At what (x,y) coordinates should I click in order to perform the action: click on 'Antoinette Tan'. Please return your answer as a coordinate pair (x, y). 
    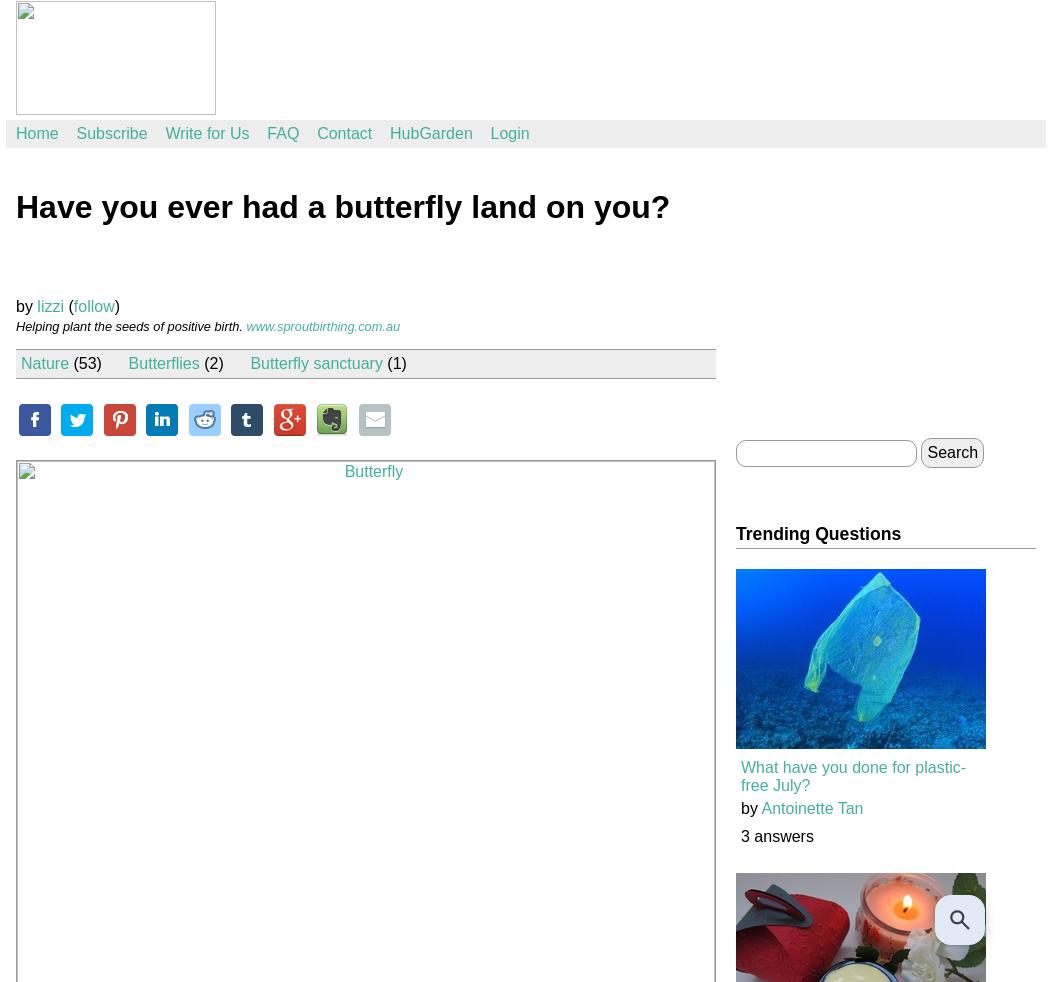
    Looking at the image, I should click on (810, 808).